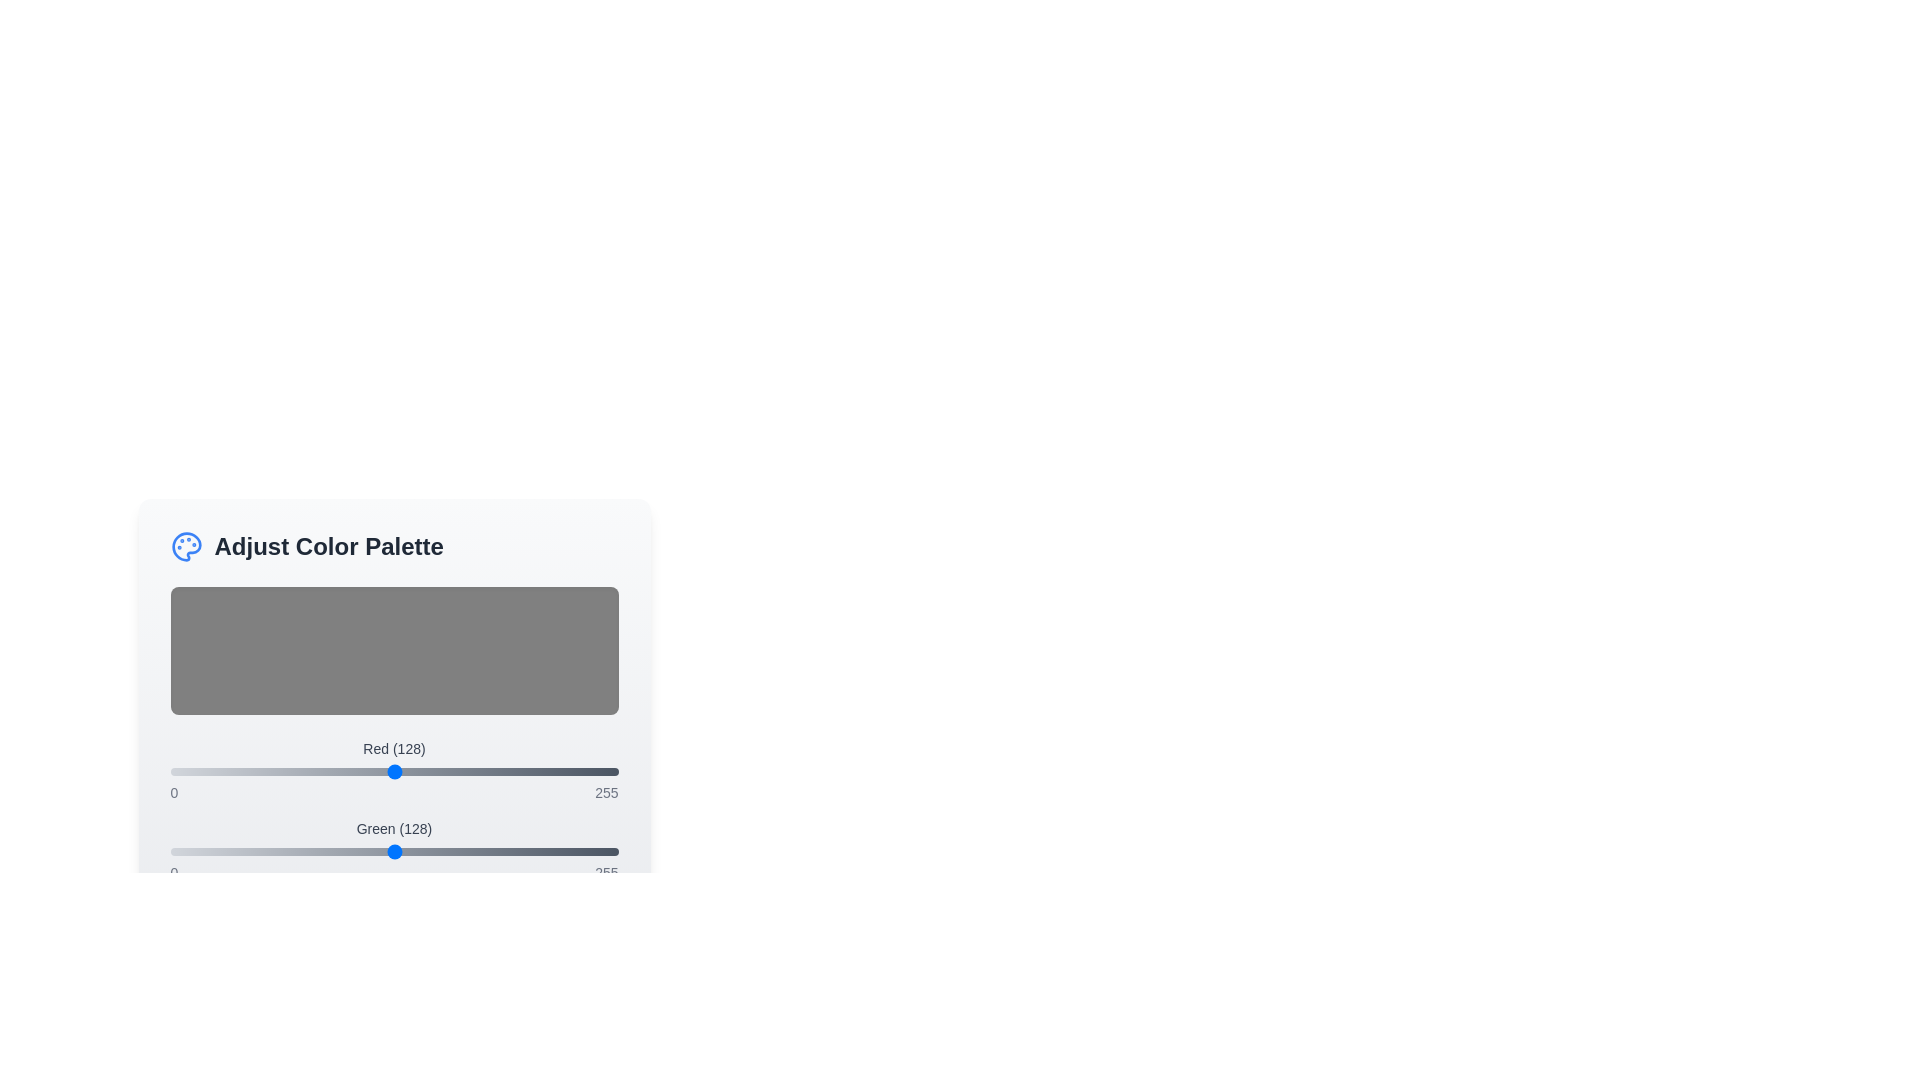  I want to click on the red color slider to 70, so click(292, 770).